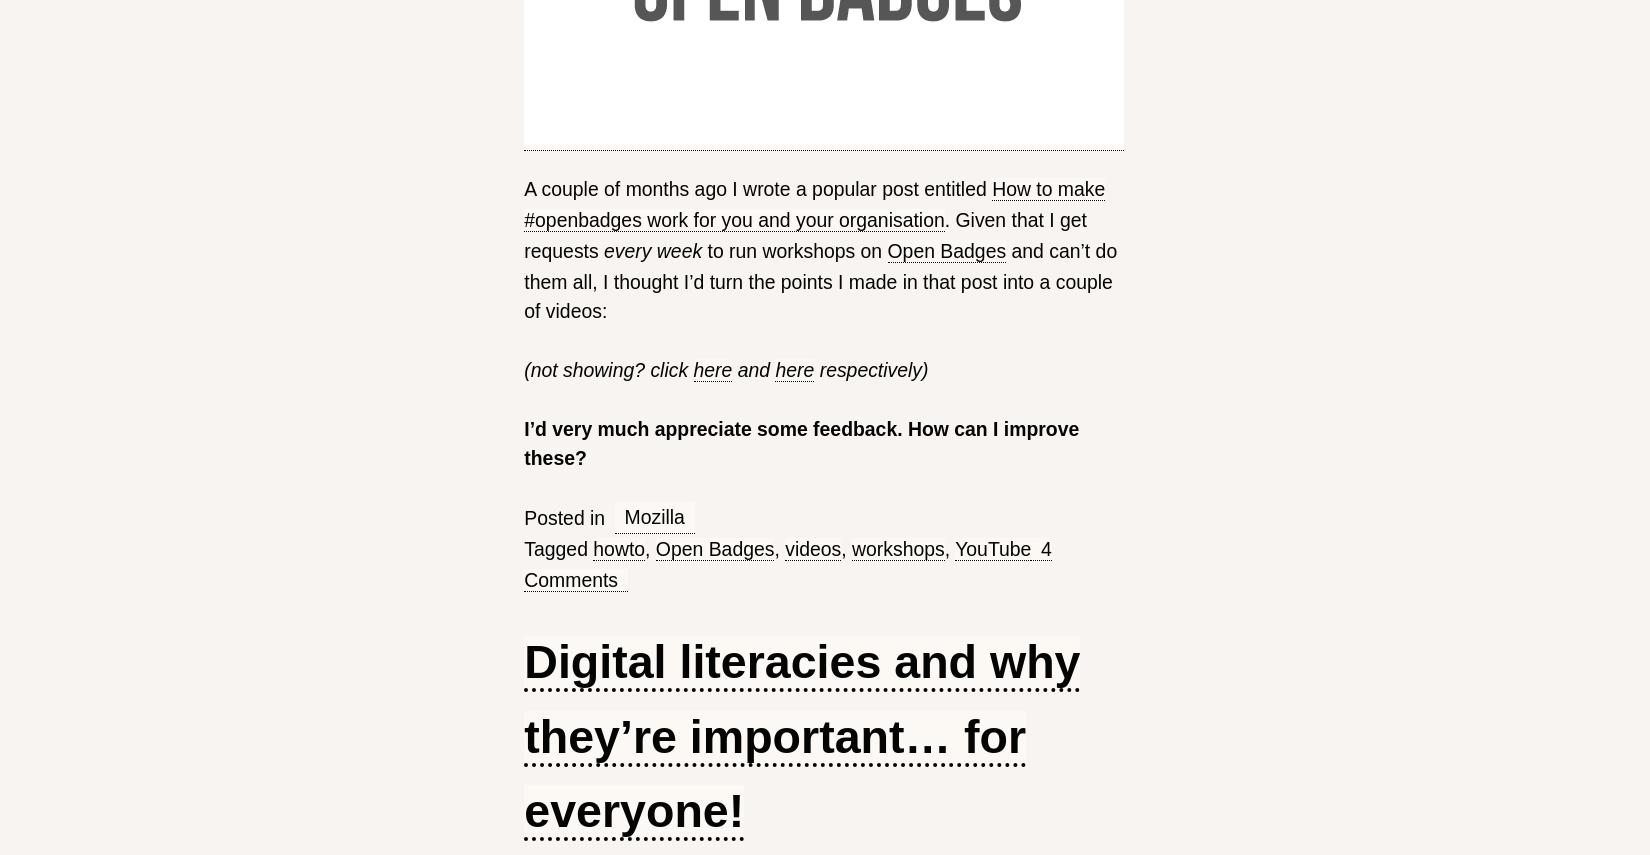 The height and width of the screenshot is (855, 1650). Describe the element at coordinates (563, 516) in the screenshot. I see `'Posted in'` at that location.